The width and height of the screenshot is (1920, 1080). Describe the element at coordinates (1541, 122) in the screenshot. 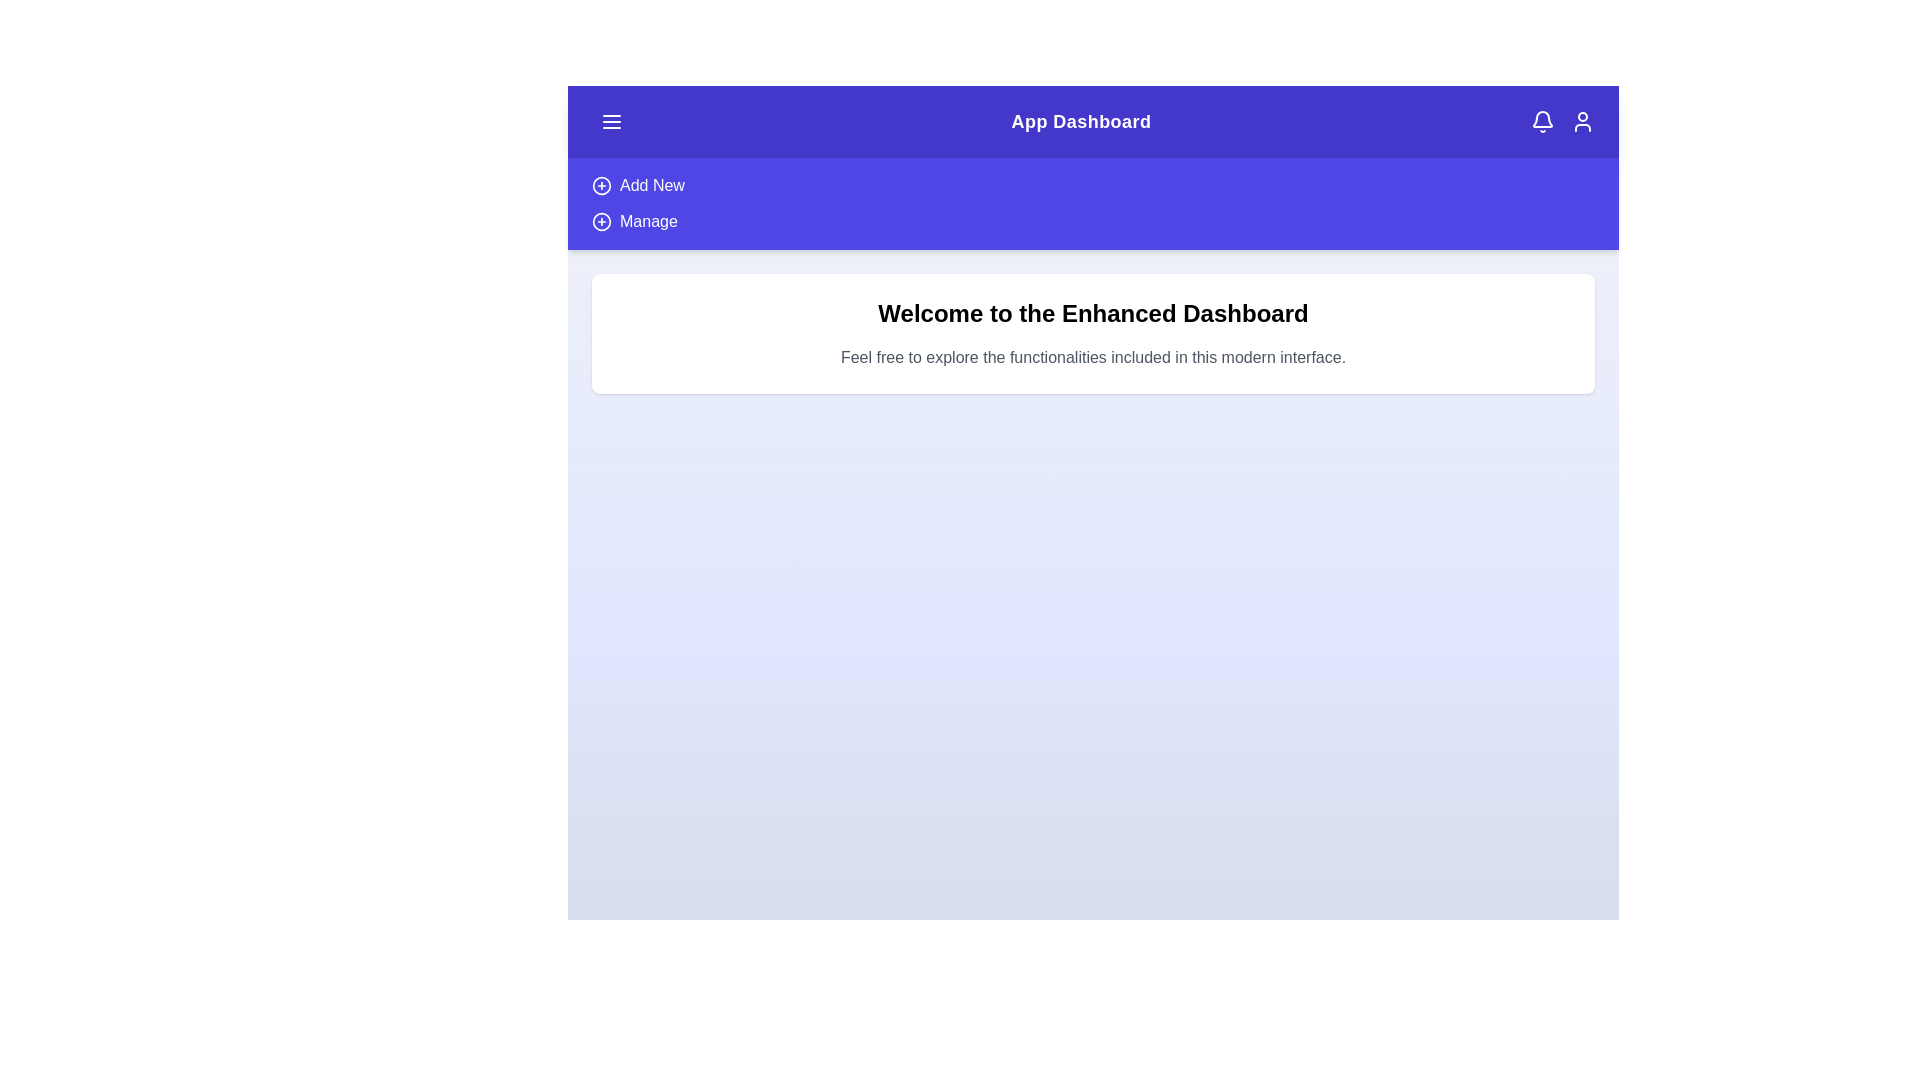

I see `the 'Bell' icon in the header` at that location.